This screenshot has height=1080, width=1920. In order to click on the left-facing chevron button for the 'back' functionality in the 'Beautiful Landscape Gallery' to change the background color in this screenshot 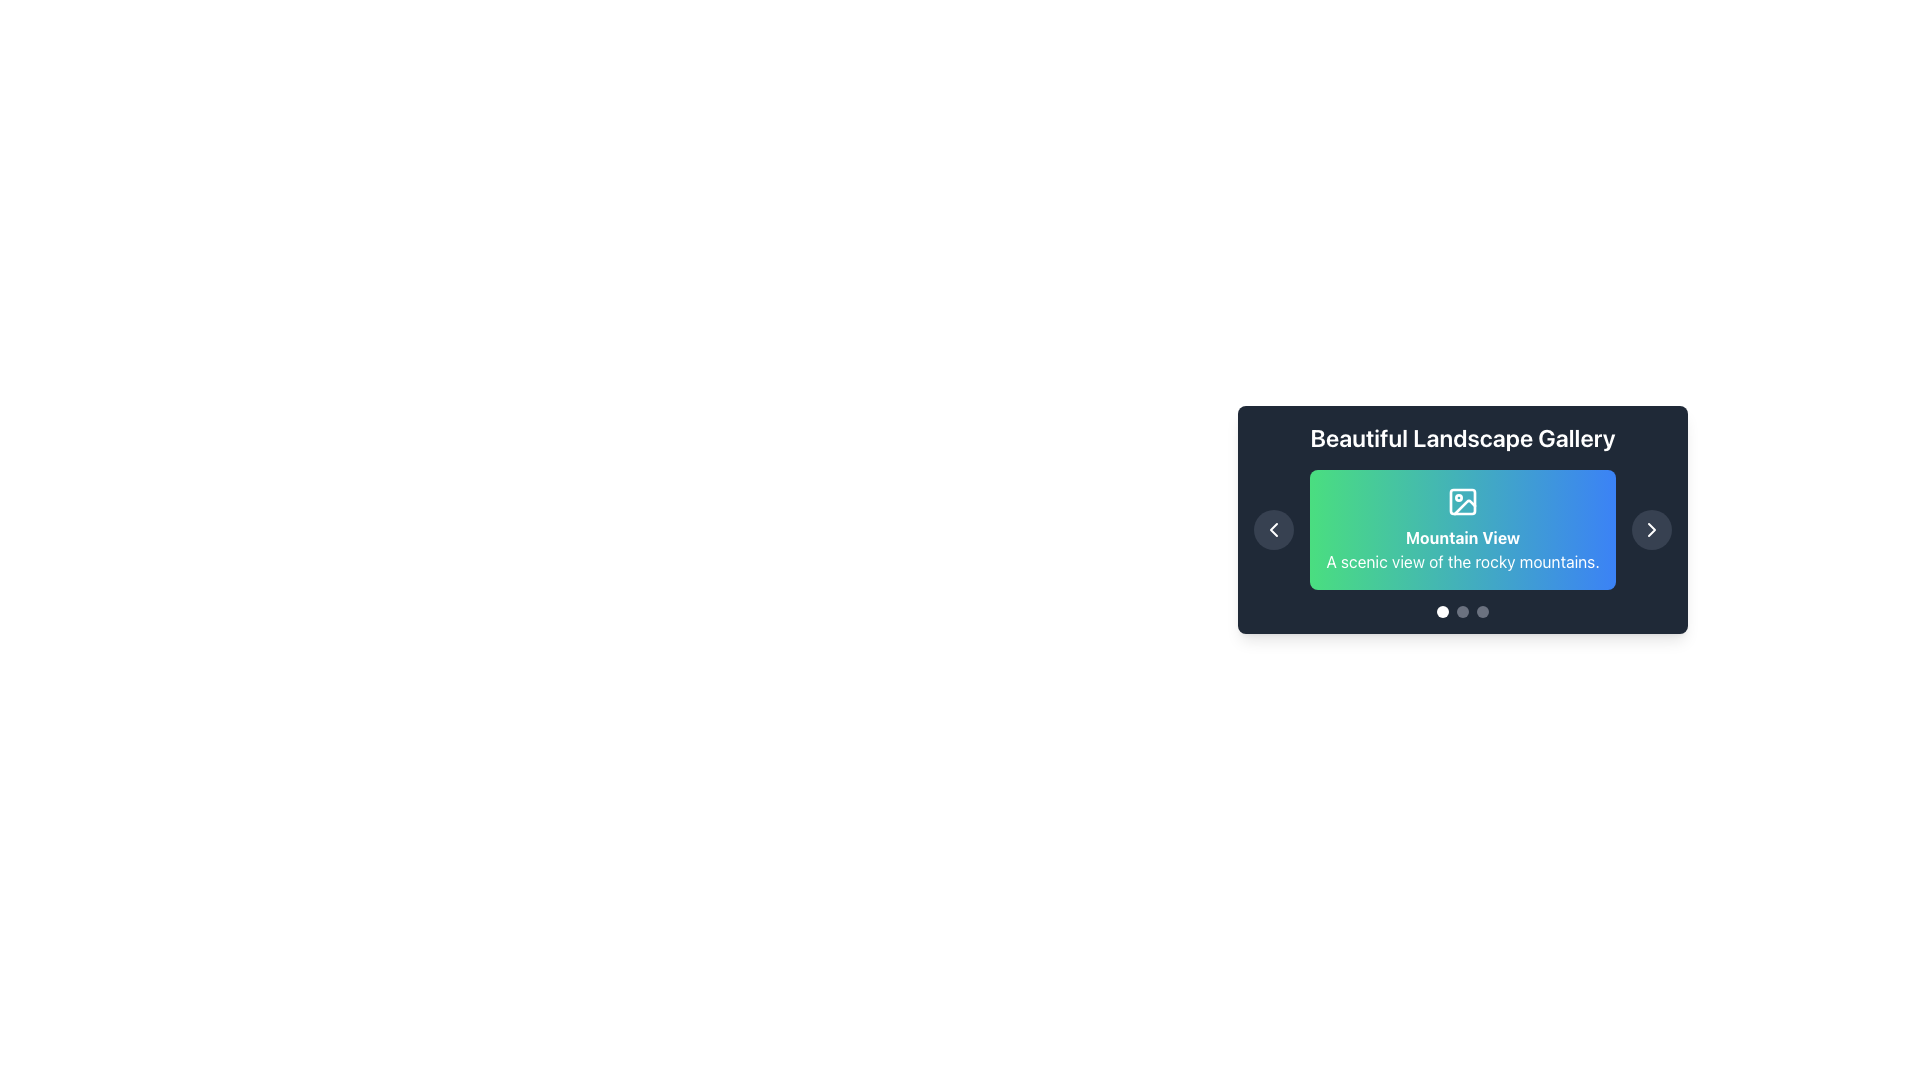, I will do `click(1272, 528)`.